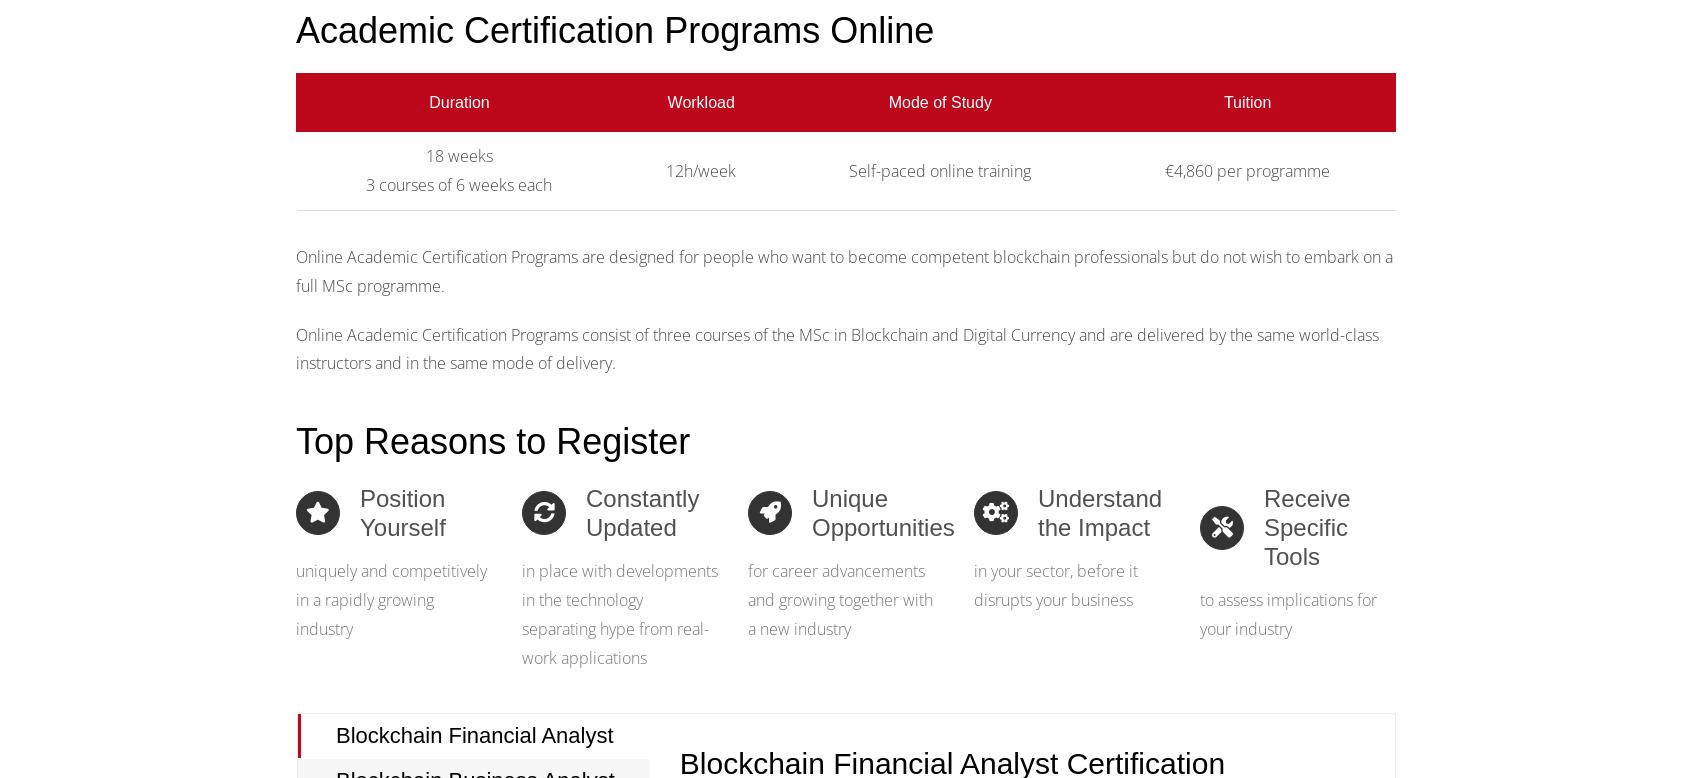 The width and height of the screenshot is (1692, 778). What do you see at coordinates (1054, 584) in the screenshot?
I see `'in your sector, before it disrupts your business'` at bounding box center [1054, 584].